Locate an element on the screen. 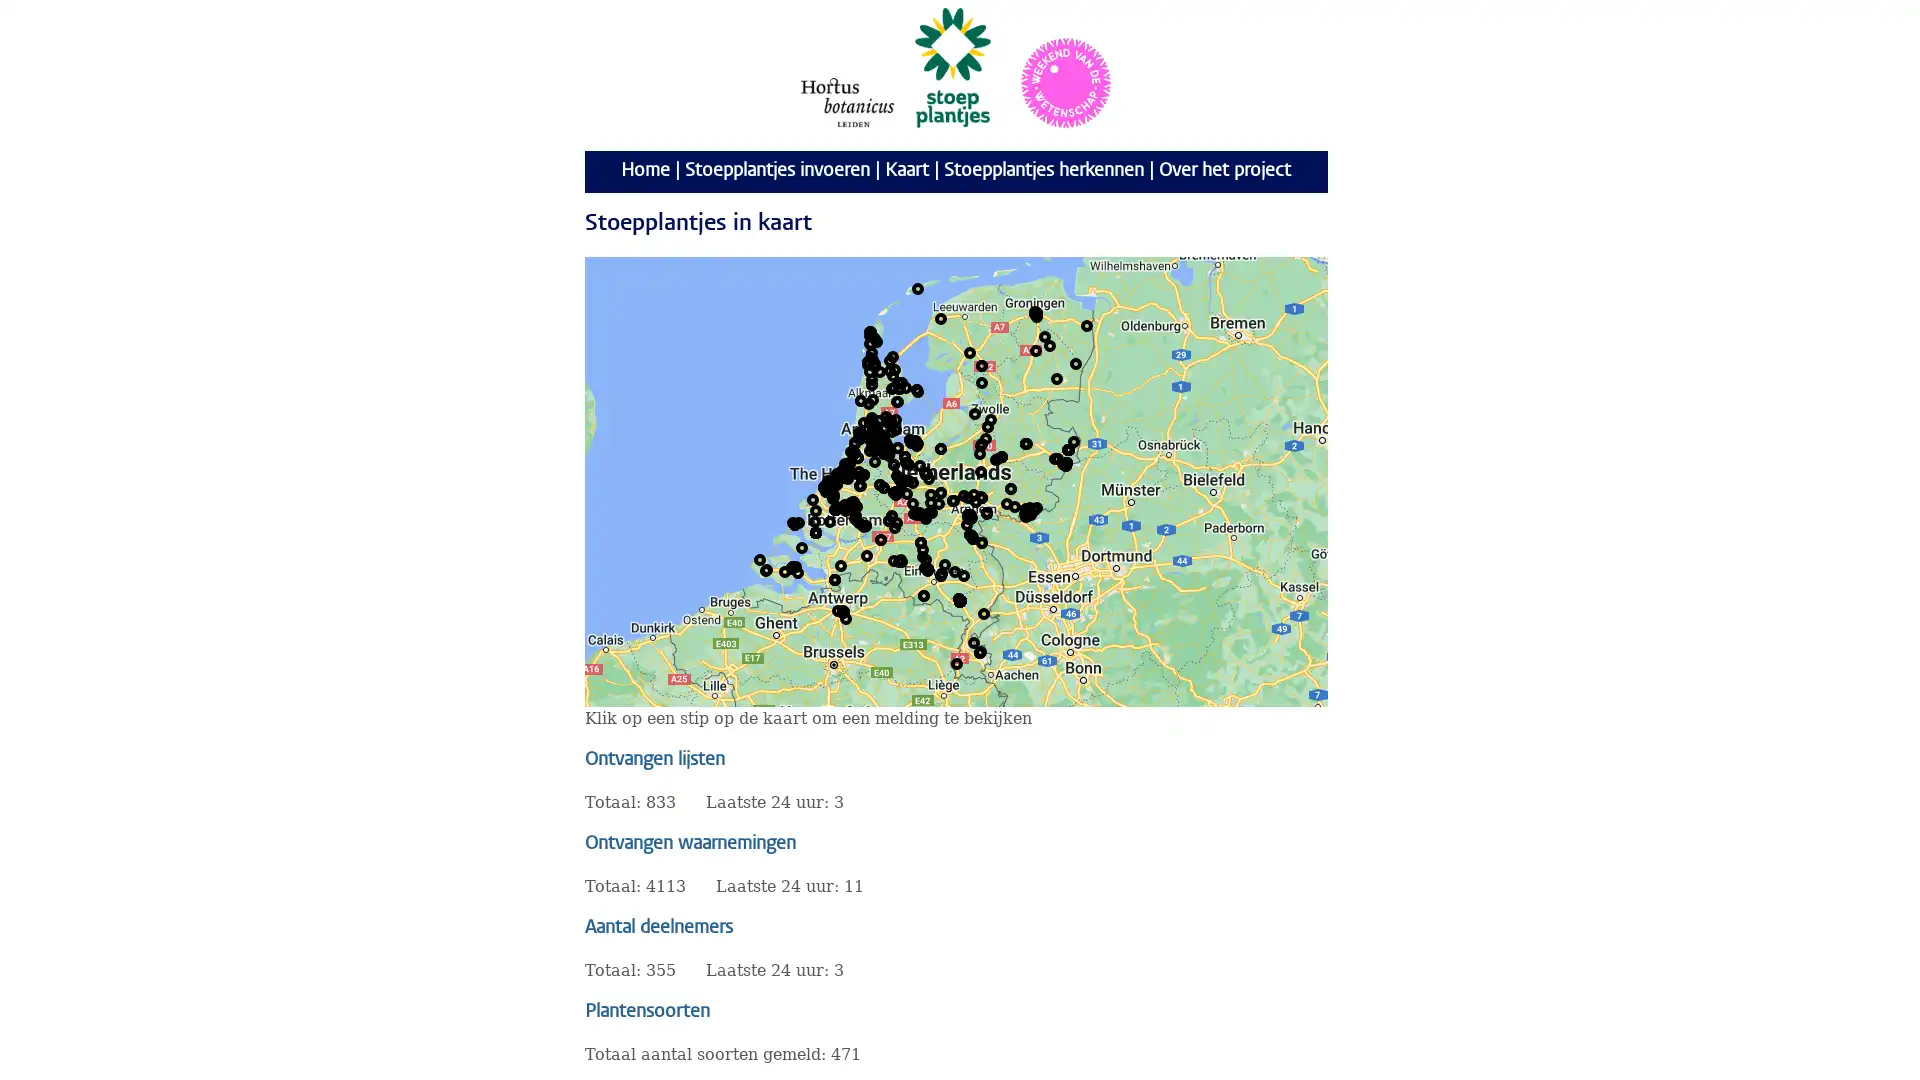 The image size is (1920, 1080). Telling van veerle op 30 november 2021 is located at coordinates (911, 482).